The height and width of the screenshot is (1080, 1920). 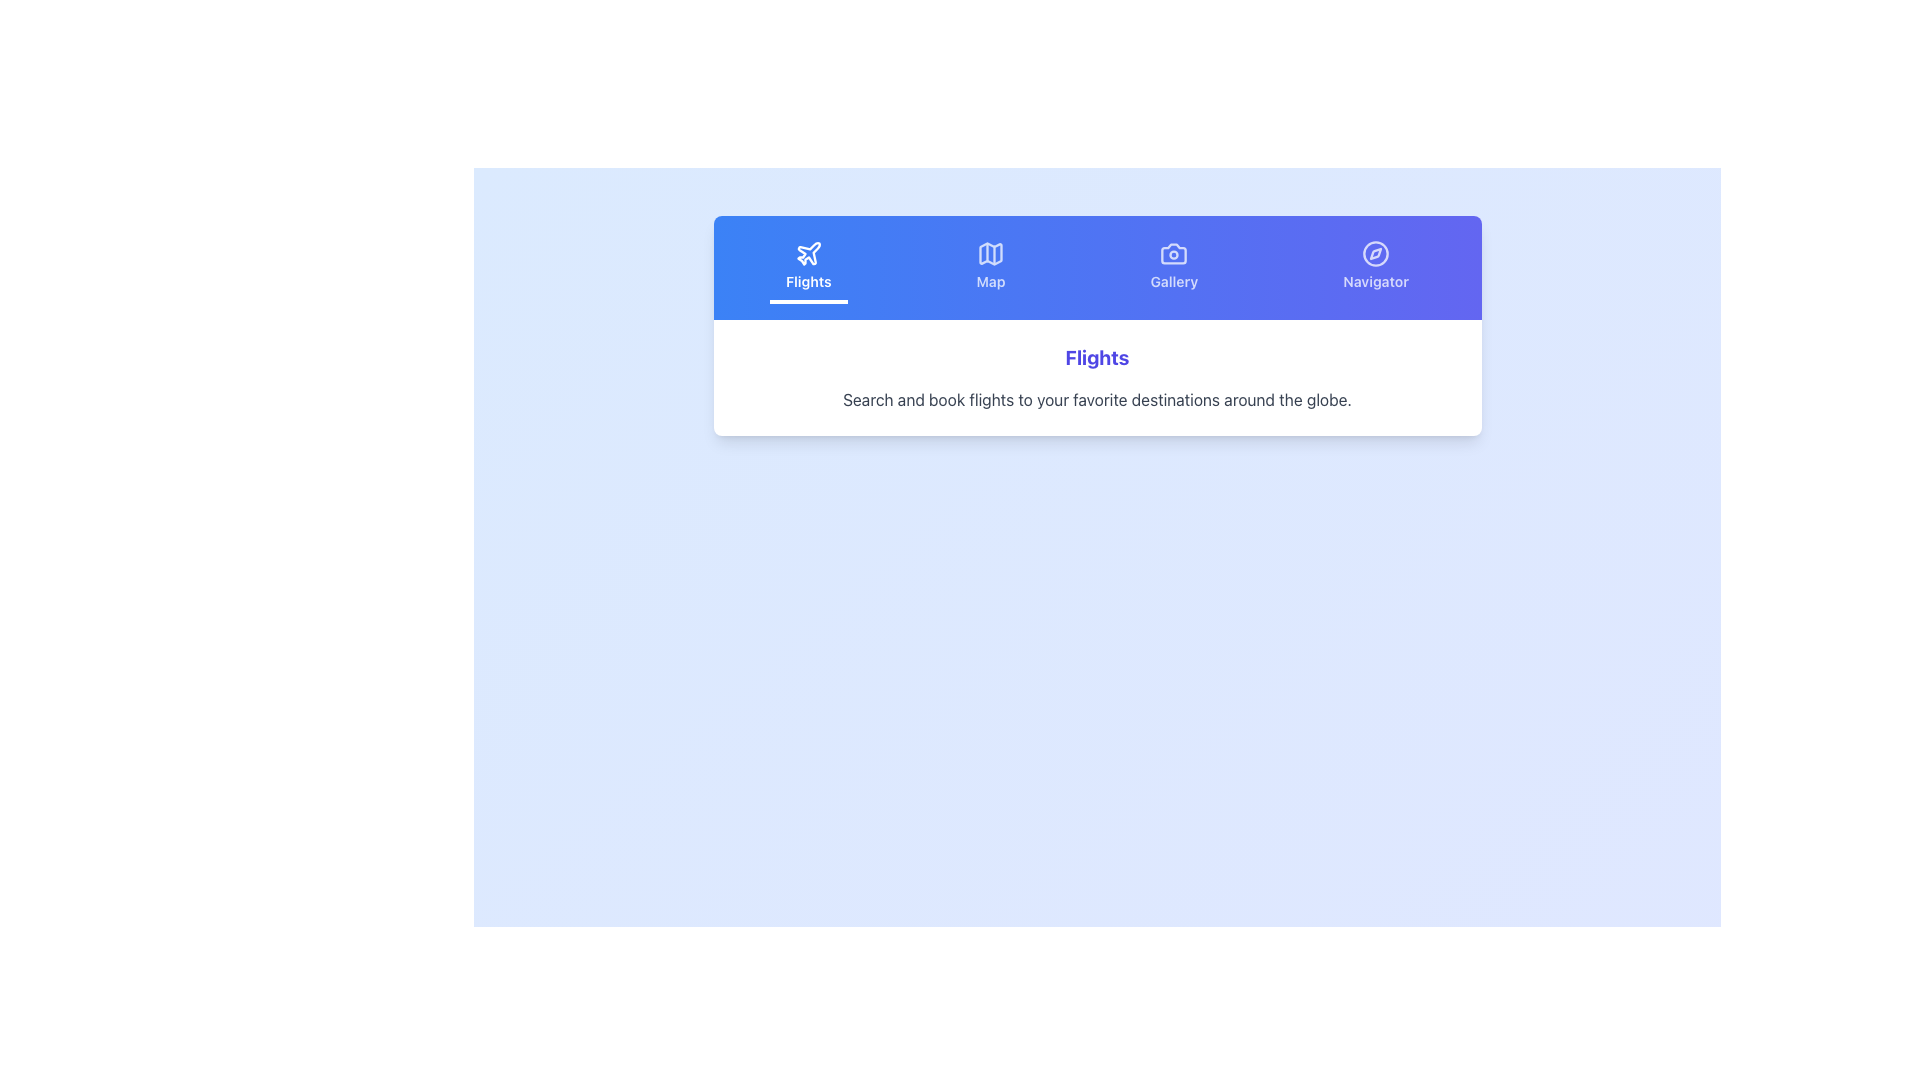 What do you see at coordinates (1096, 400) in the screenshot?
I see `the static text element that reads 'Search and book flights to your favorite destinations around the globe.', located below the bold, indigo 'Flights' title` at bounding box center [1096, 400].